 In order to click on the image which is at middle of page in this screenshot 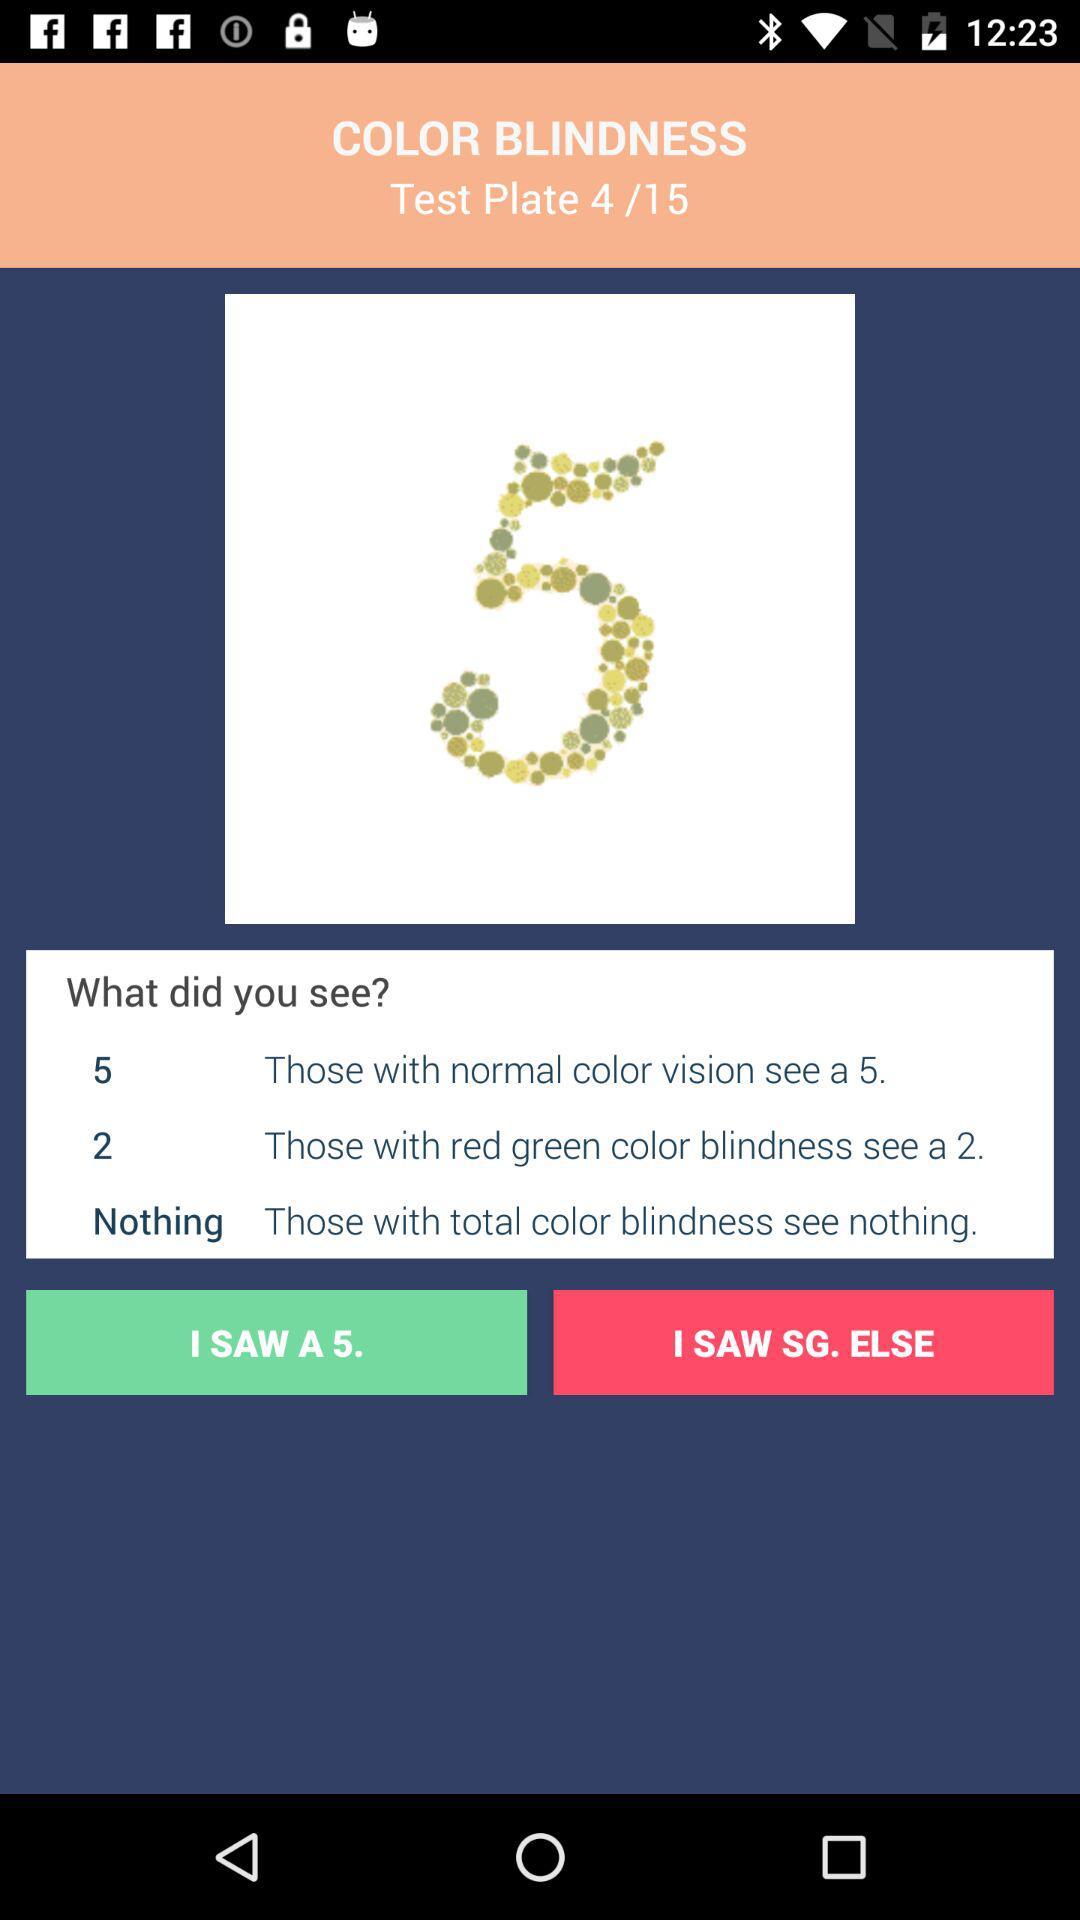, I will do `click(540, 608)`.